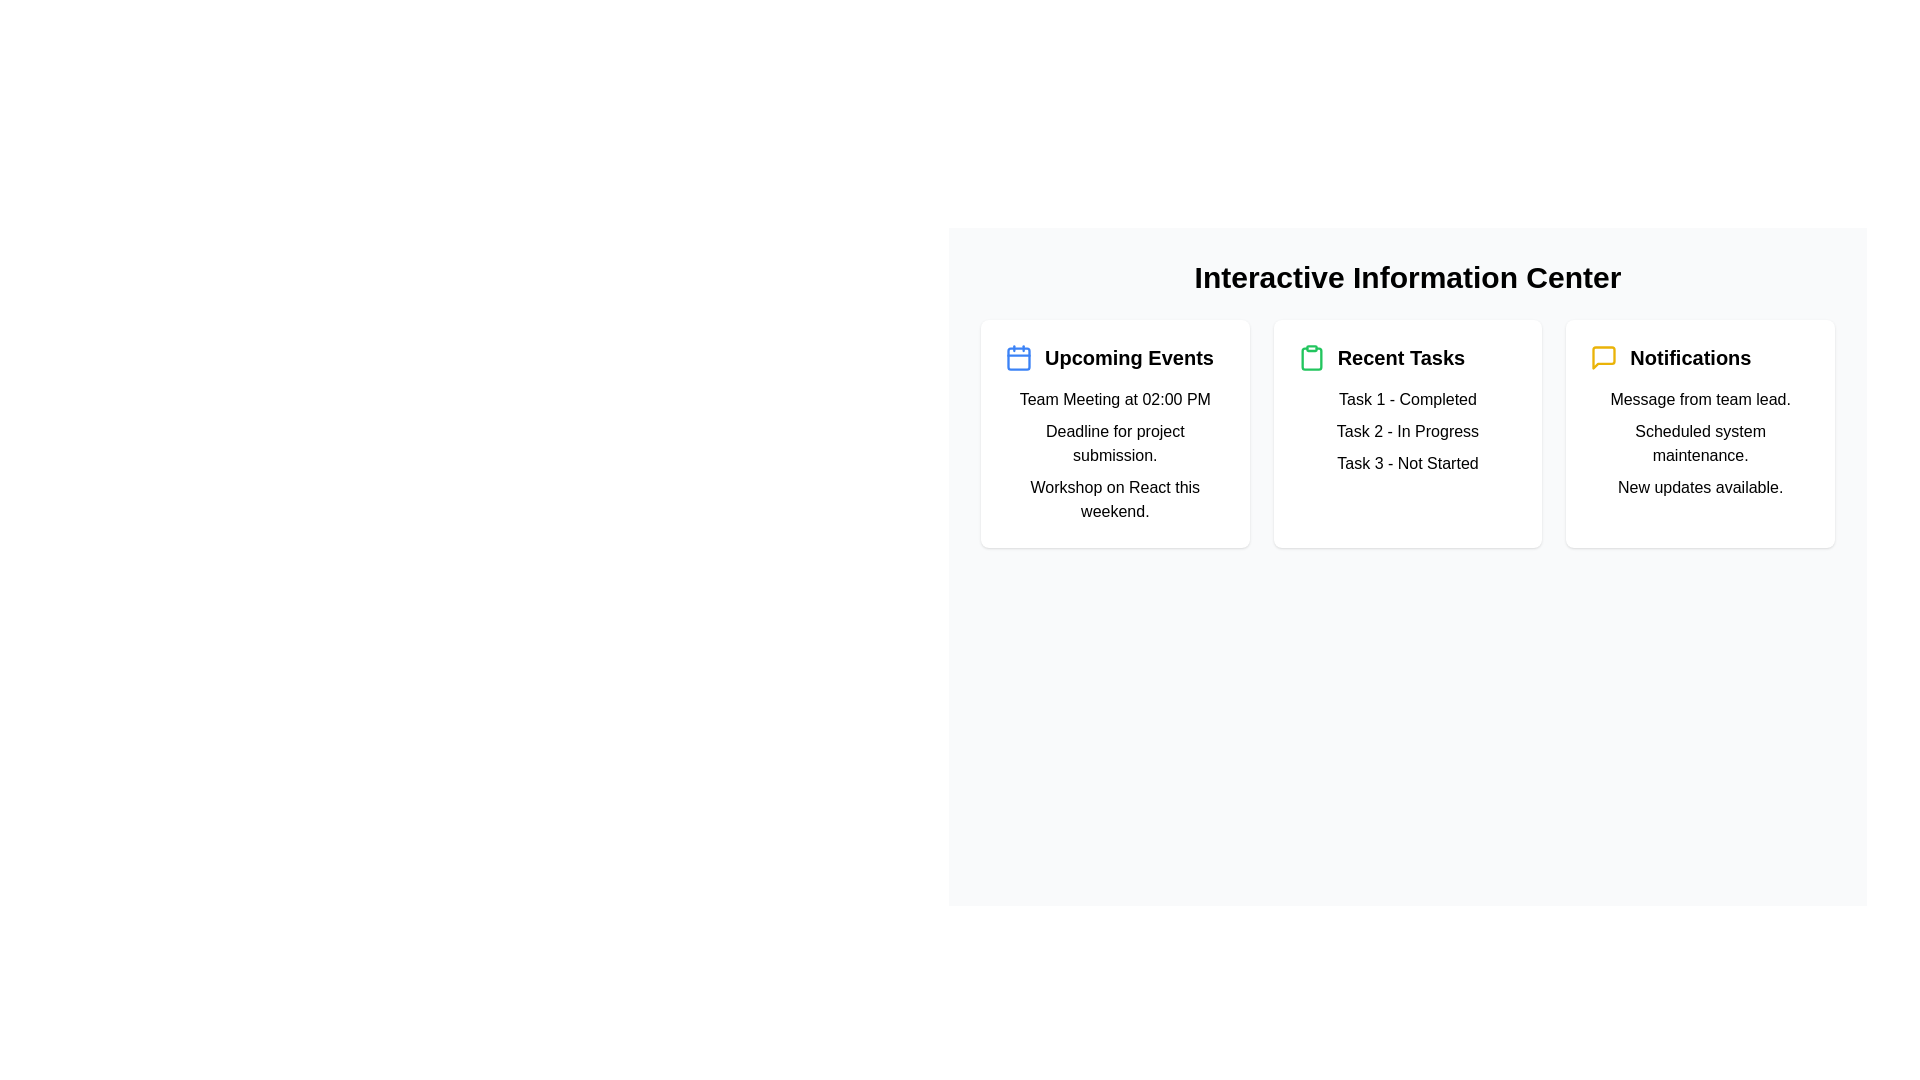  I want to click on the header-level text element reading 'Upcoming Events', which is styled with a large, bold font and is visually prominent due to its high-contrast black text on a white background, so click(1129, 357).